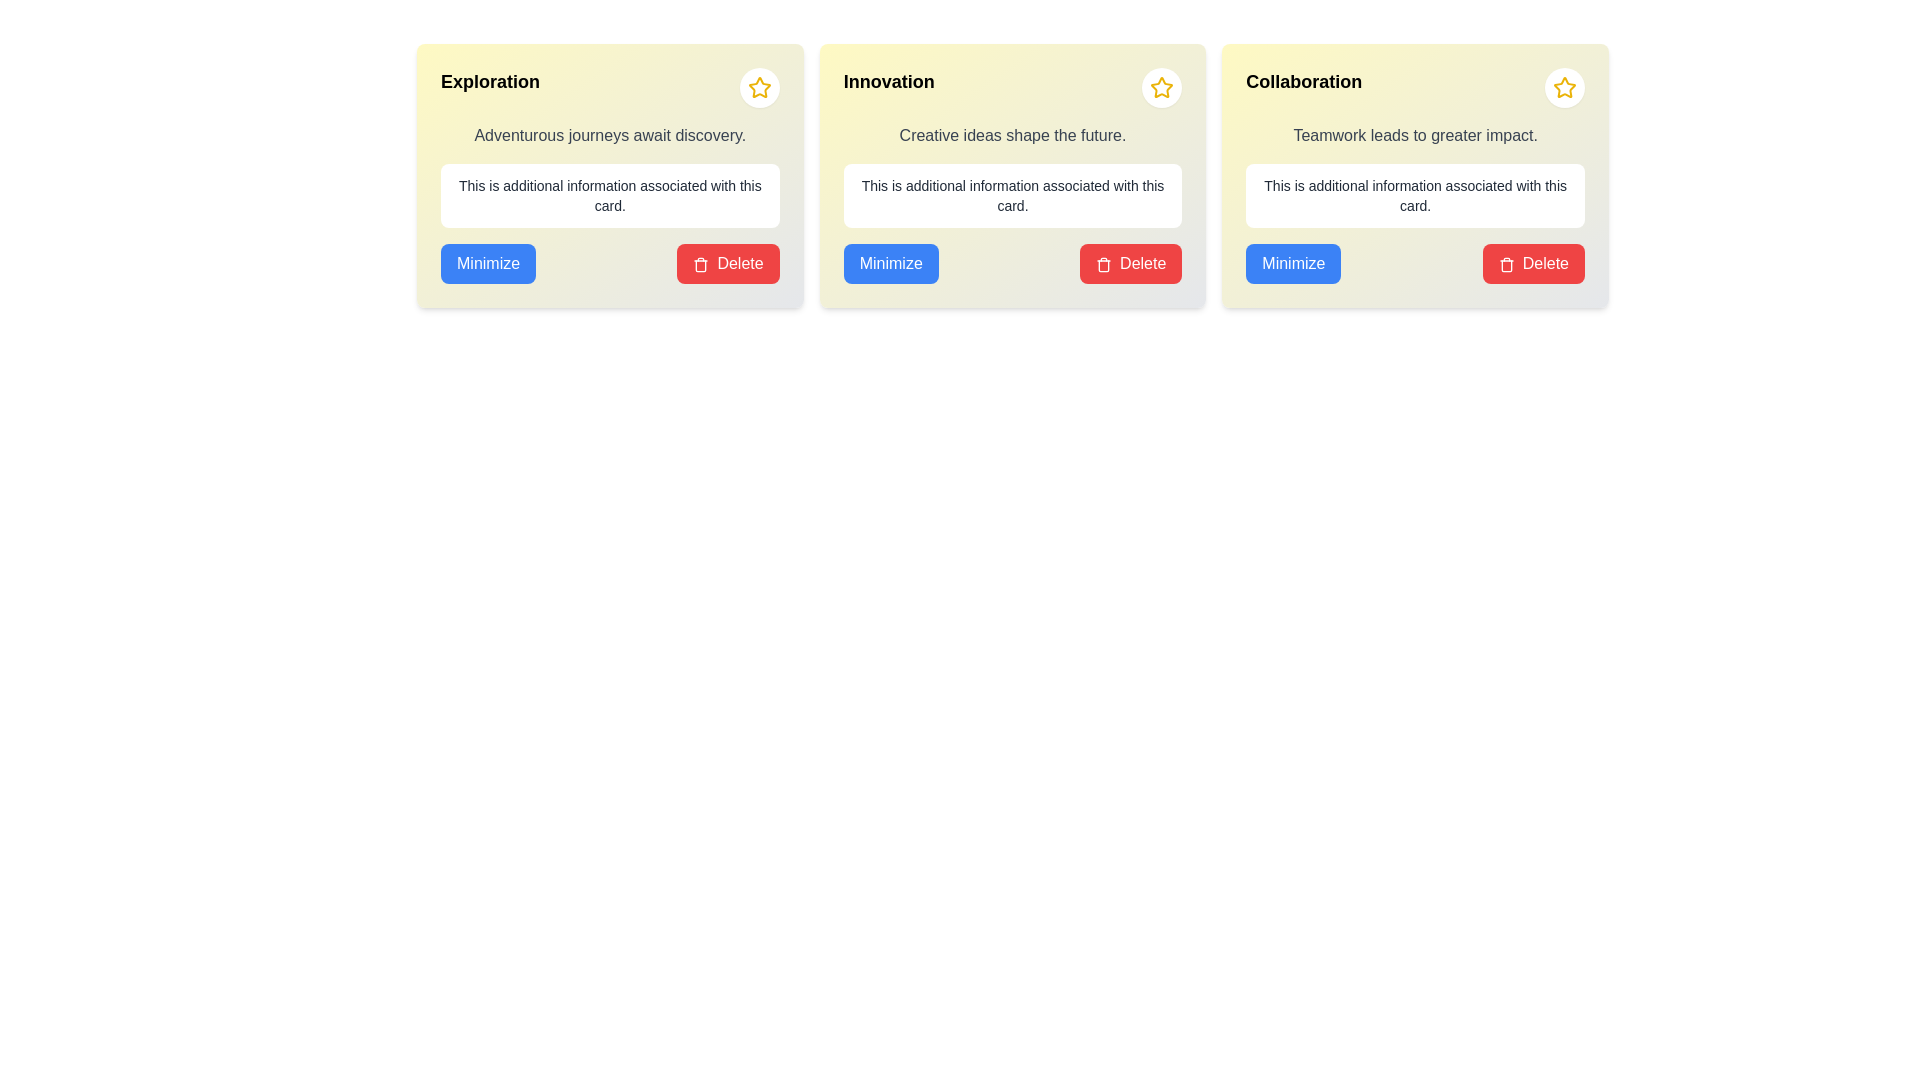 Image resolution: width=1920 pixels, height=1080 pixels. Describe the element at coordinates (758, 87) in the screenshot. I see `the circular white button with a star icon in the top-right corner of the 'Exploration' card` at that location.